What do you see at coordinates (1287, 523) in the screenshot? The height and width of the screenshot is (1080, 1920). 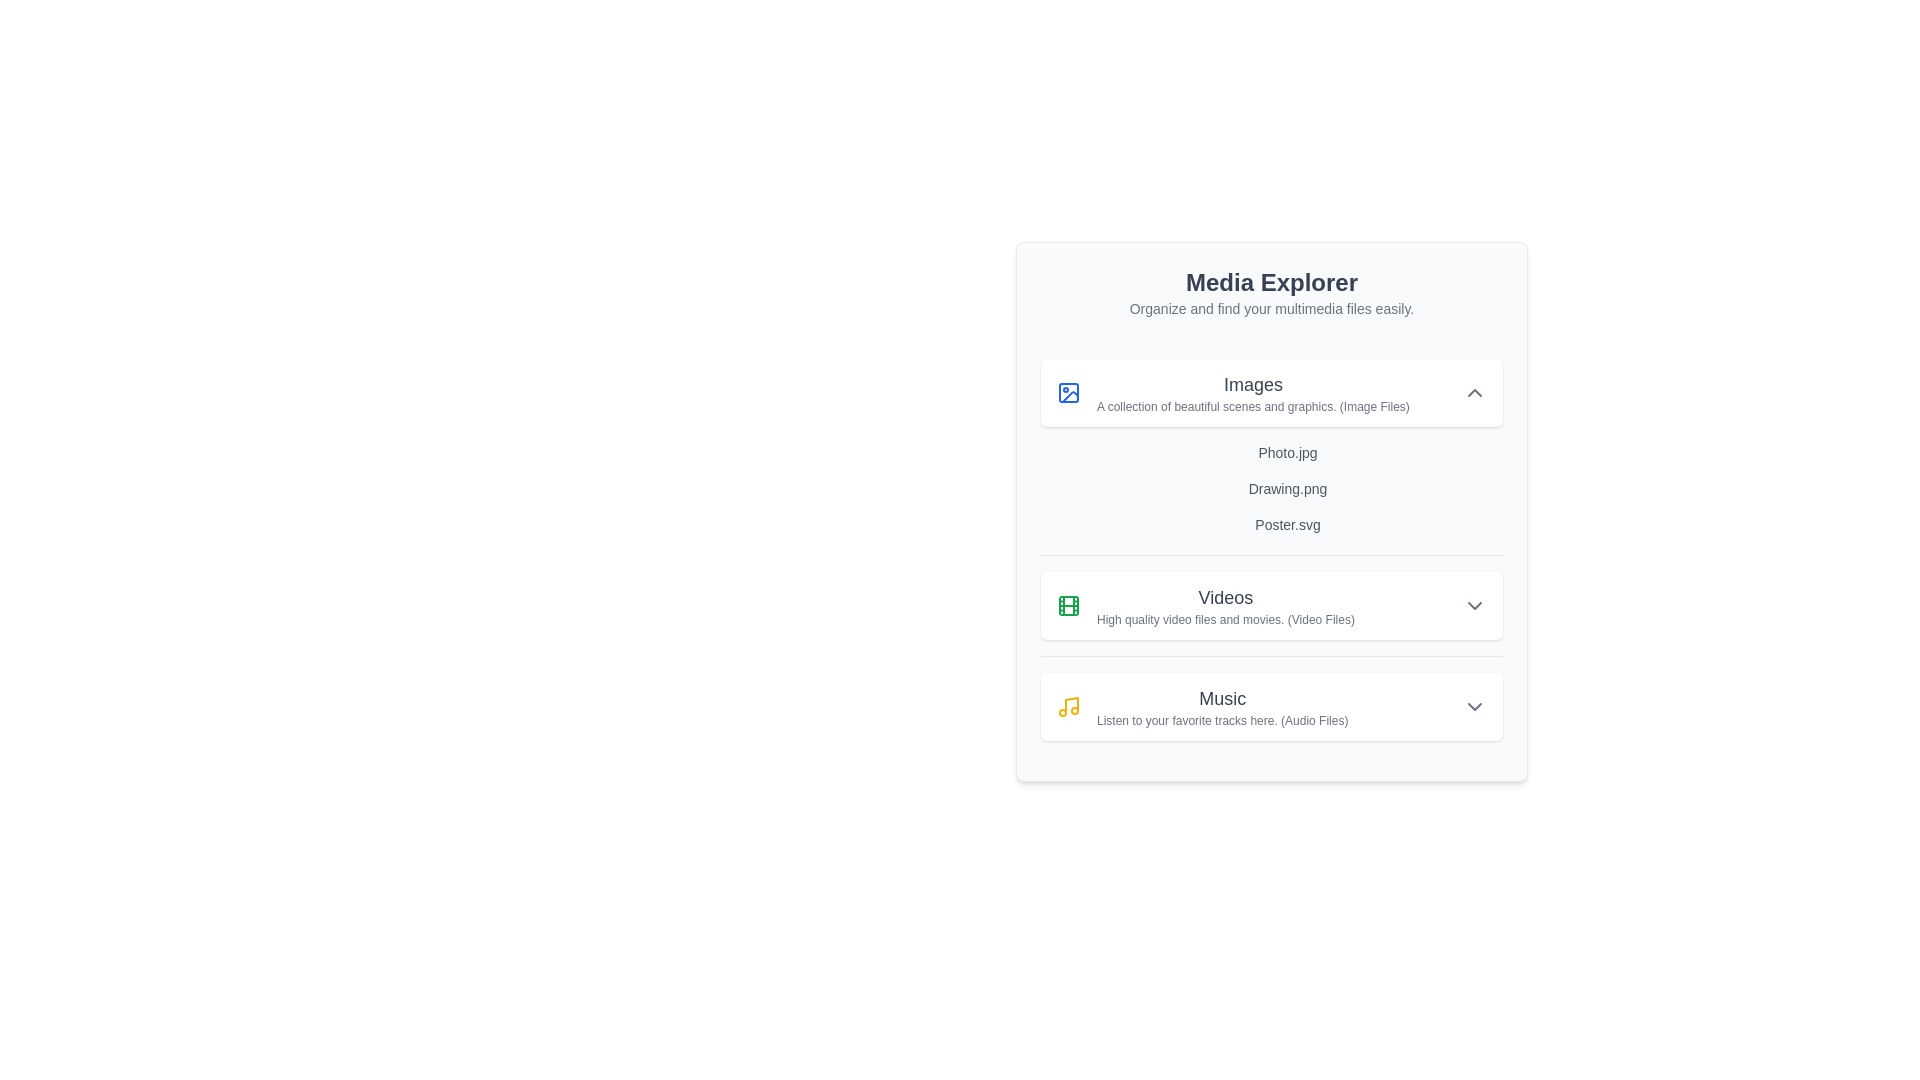 I see `the 'Poster.svg' text label` at bounding box center [1287, 523].